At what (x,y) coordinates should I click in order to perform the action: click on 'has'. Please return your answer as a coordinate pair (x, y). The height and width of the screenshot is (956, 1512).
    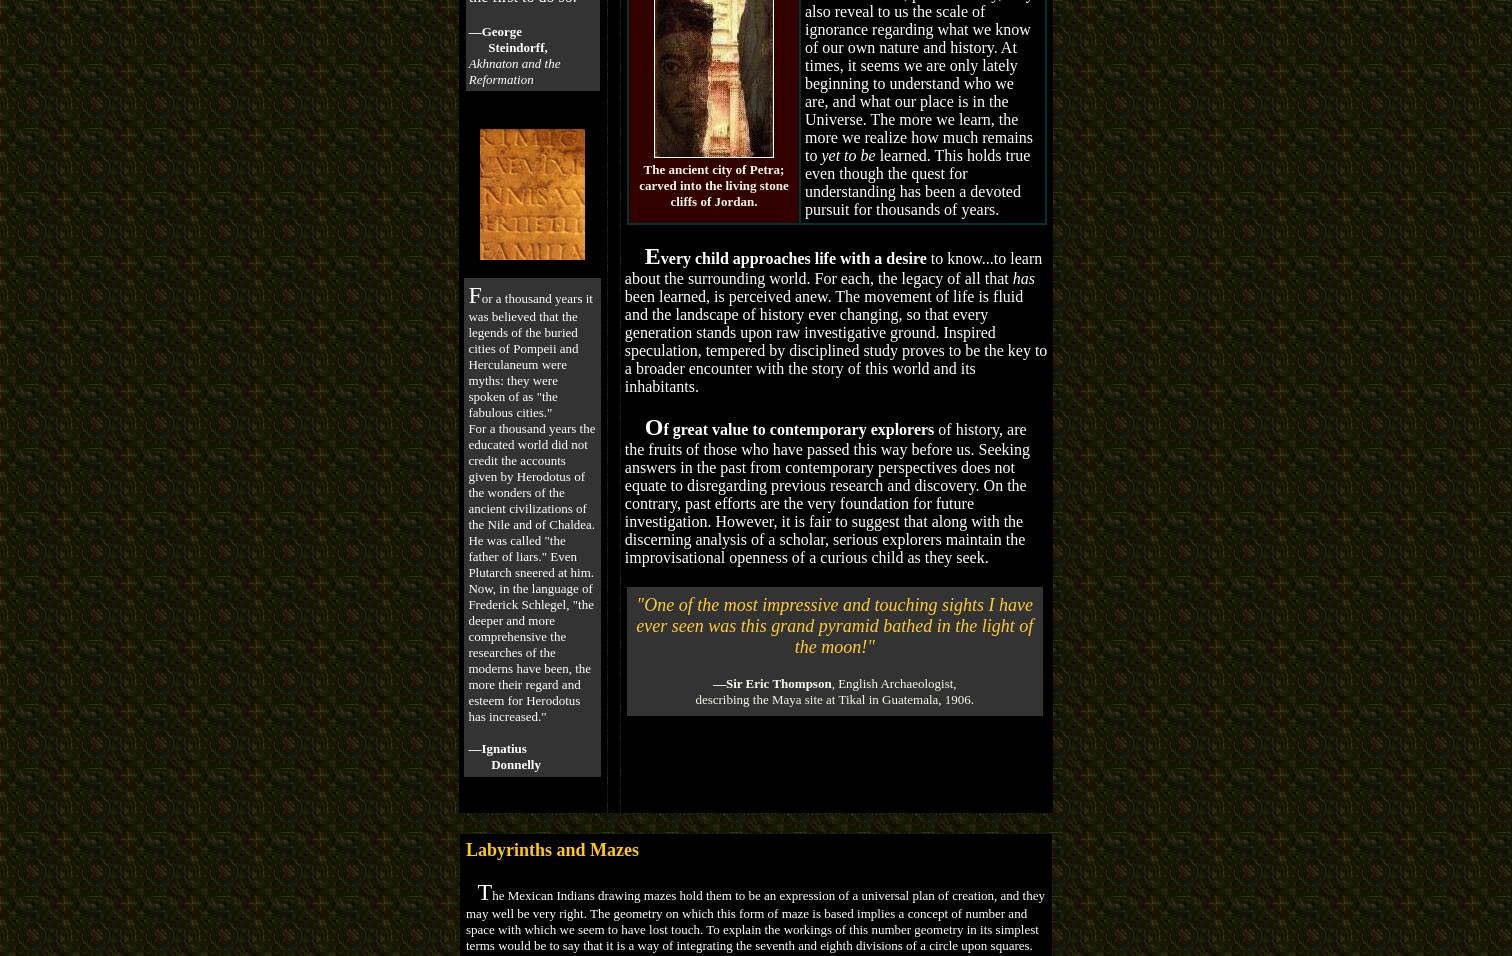
    Looking at the image, I should click on (1023, 276).